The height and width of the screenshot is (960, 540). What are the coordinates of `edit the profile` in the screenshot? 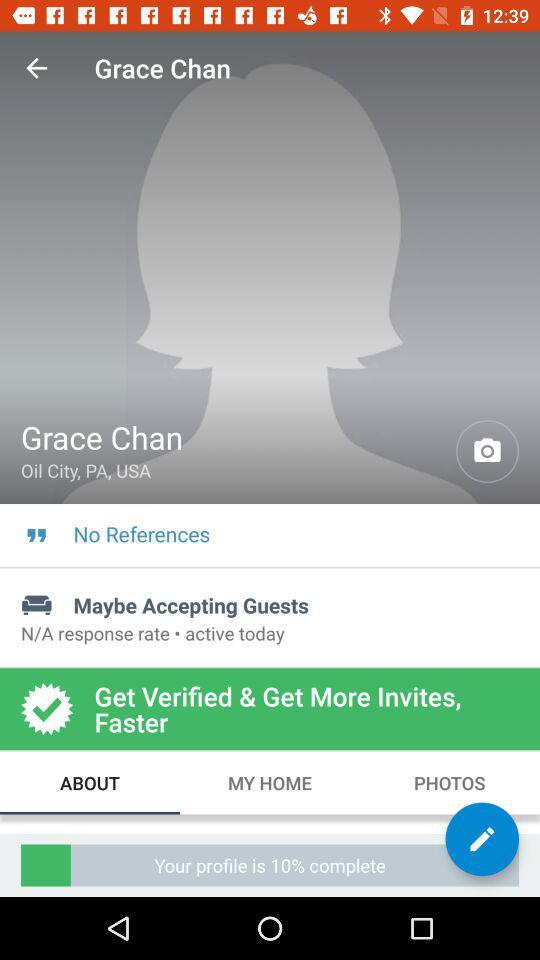 It's located at (481, 839).